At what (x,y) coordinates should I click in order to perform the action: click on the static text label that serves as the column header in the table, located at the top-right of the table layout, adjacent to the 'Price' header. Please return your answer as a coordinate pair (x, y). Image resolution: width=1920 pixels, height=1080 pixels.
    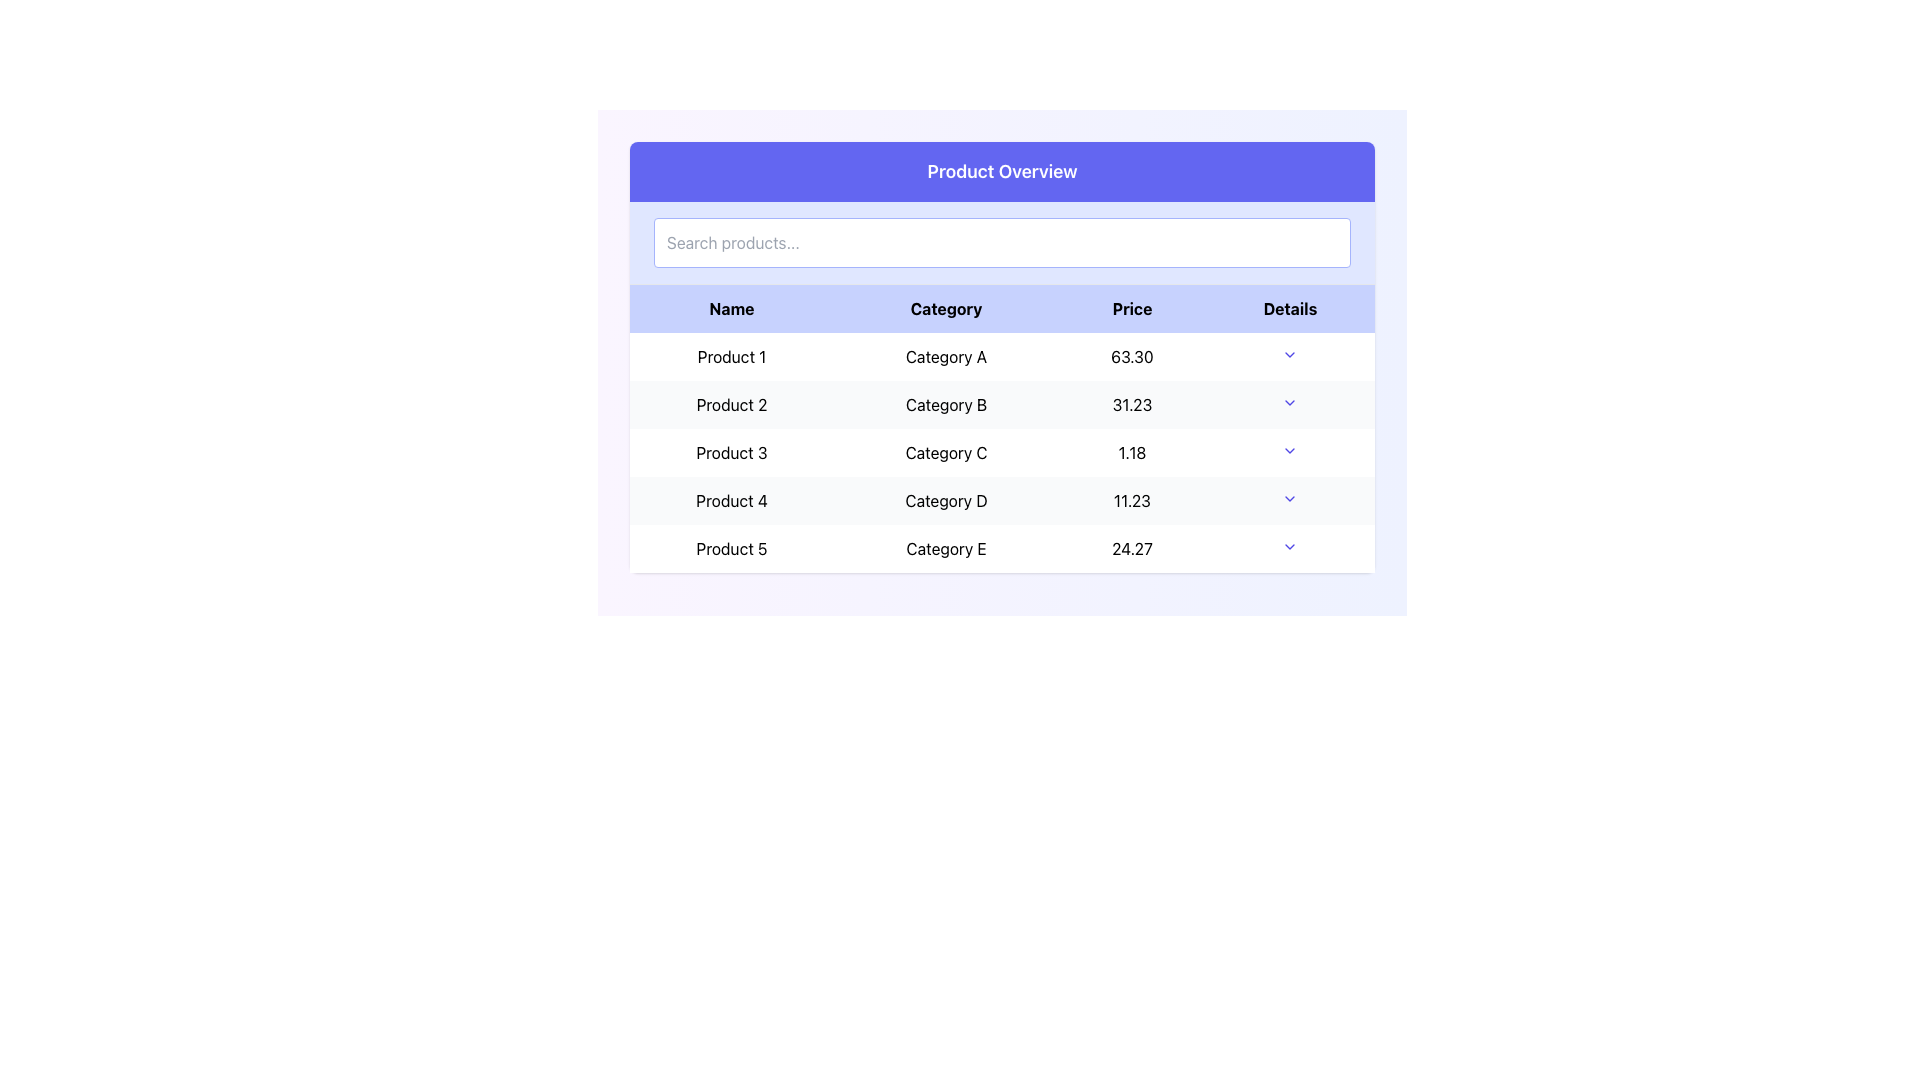
    Looking at the image, I should click on (1290, 308).